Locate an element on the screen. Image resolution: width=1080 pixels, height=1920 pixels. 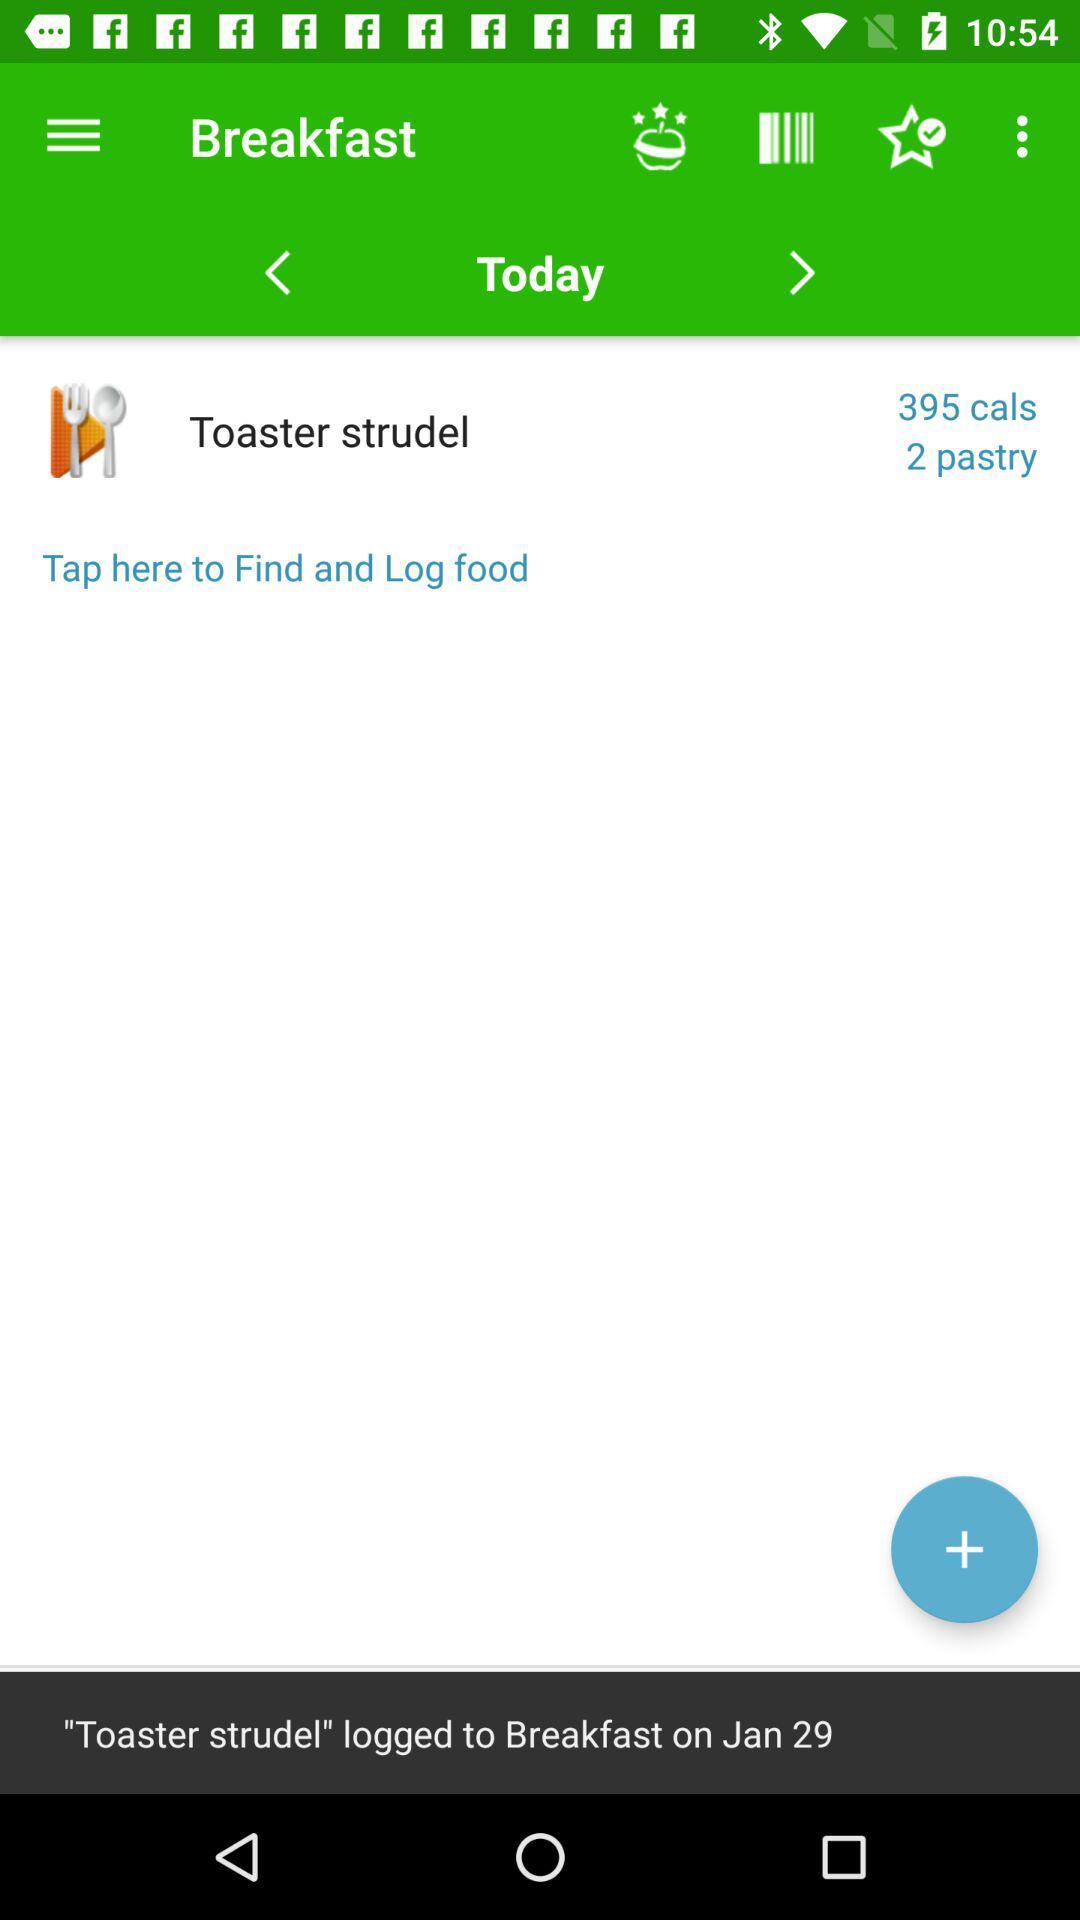
the  icon in the bottom right is located at coordinates (963, 1548).